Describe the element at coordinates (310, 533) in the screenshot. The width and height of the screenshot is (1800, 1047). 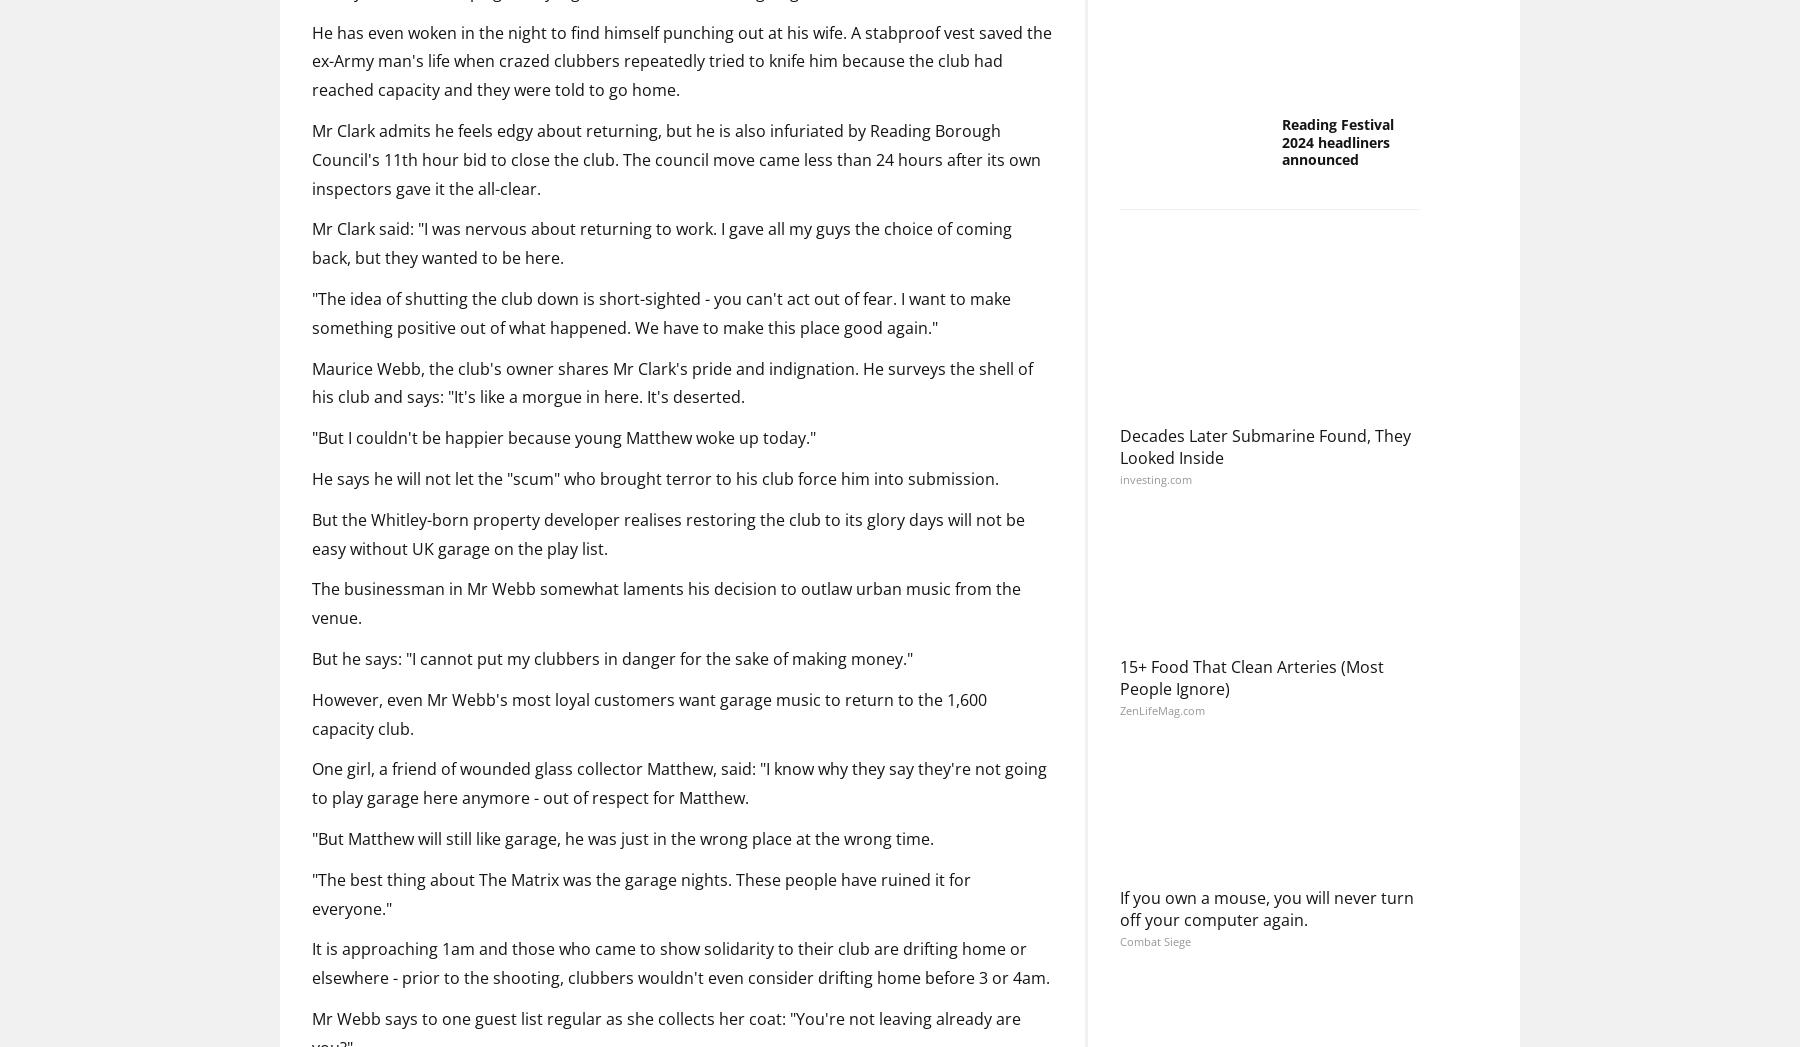
I see `'But the Whitley-born property developer realises restoring the club to its glory days will not be easy without UK garage on the play list.'` at that location.